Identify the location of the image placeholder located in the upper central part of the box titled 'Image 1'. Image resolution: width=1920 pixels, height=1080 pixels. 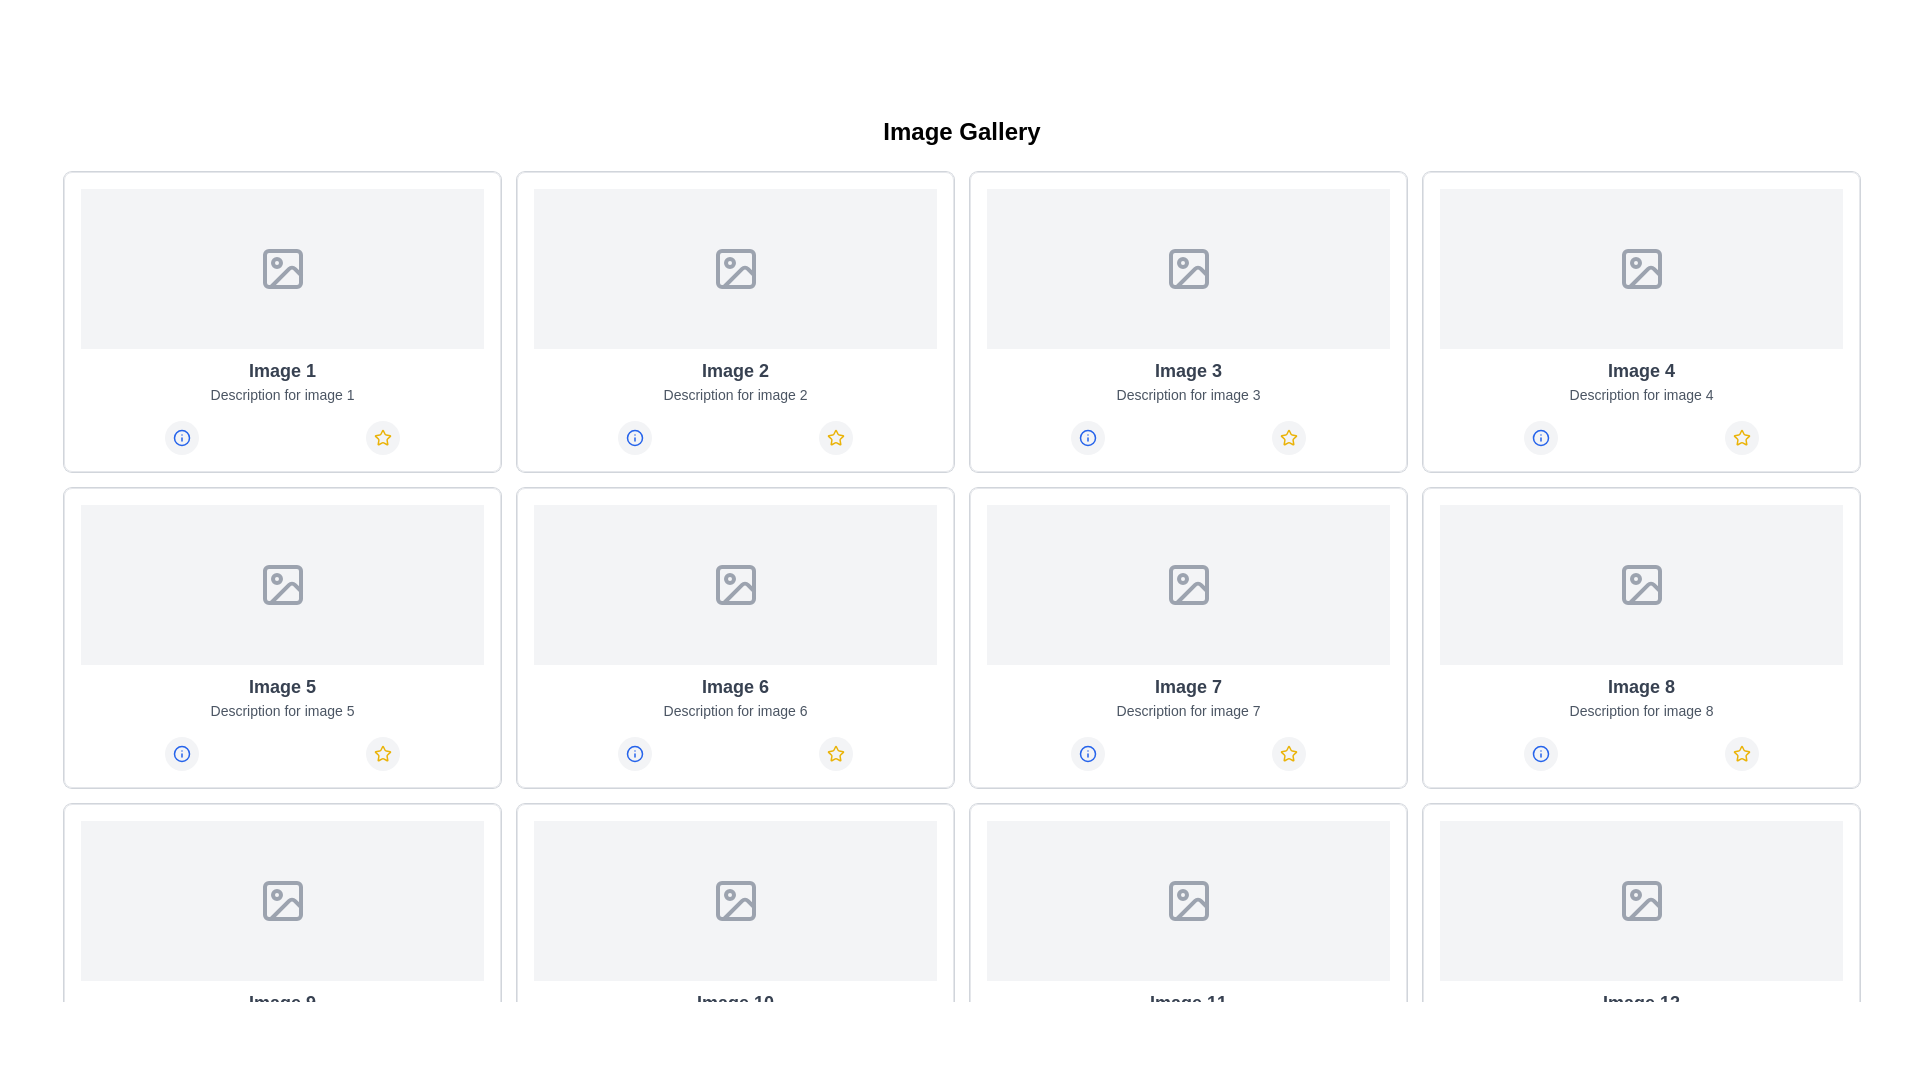
(281, 268).